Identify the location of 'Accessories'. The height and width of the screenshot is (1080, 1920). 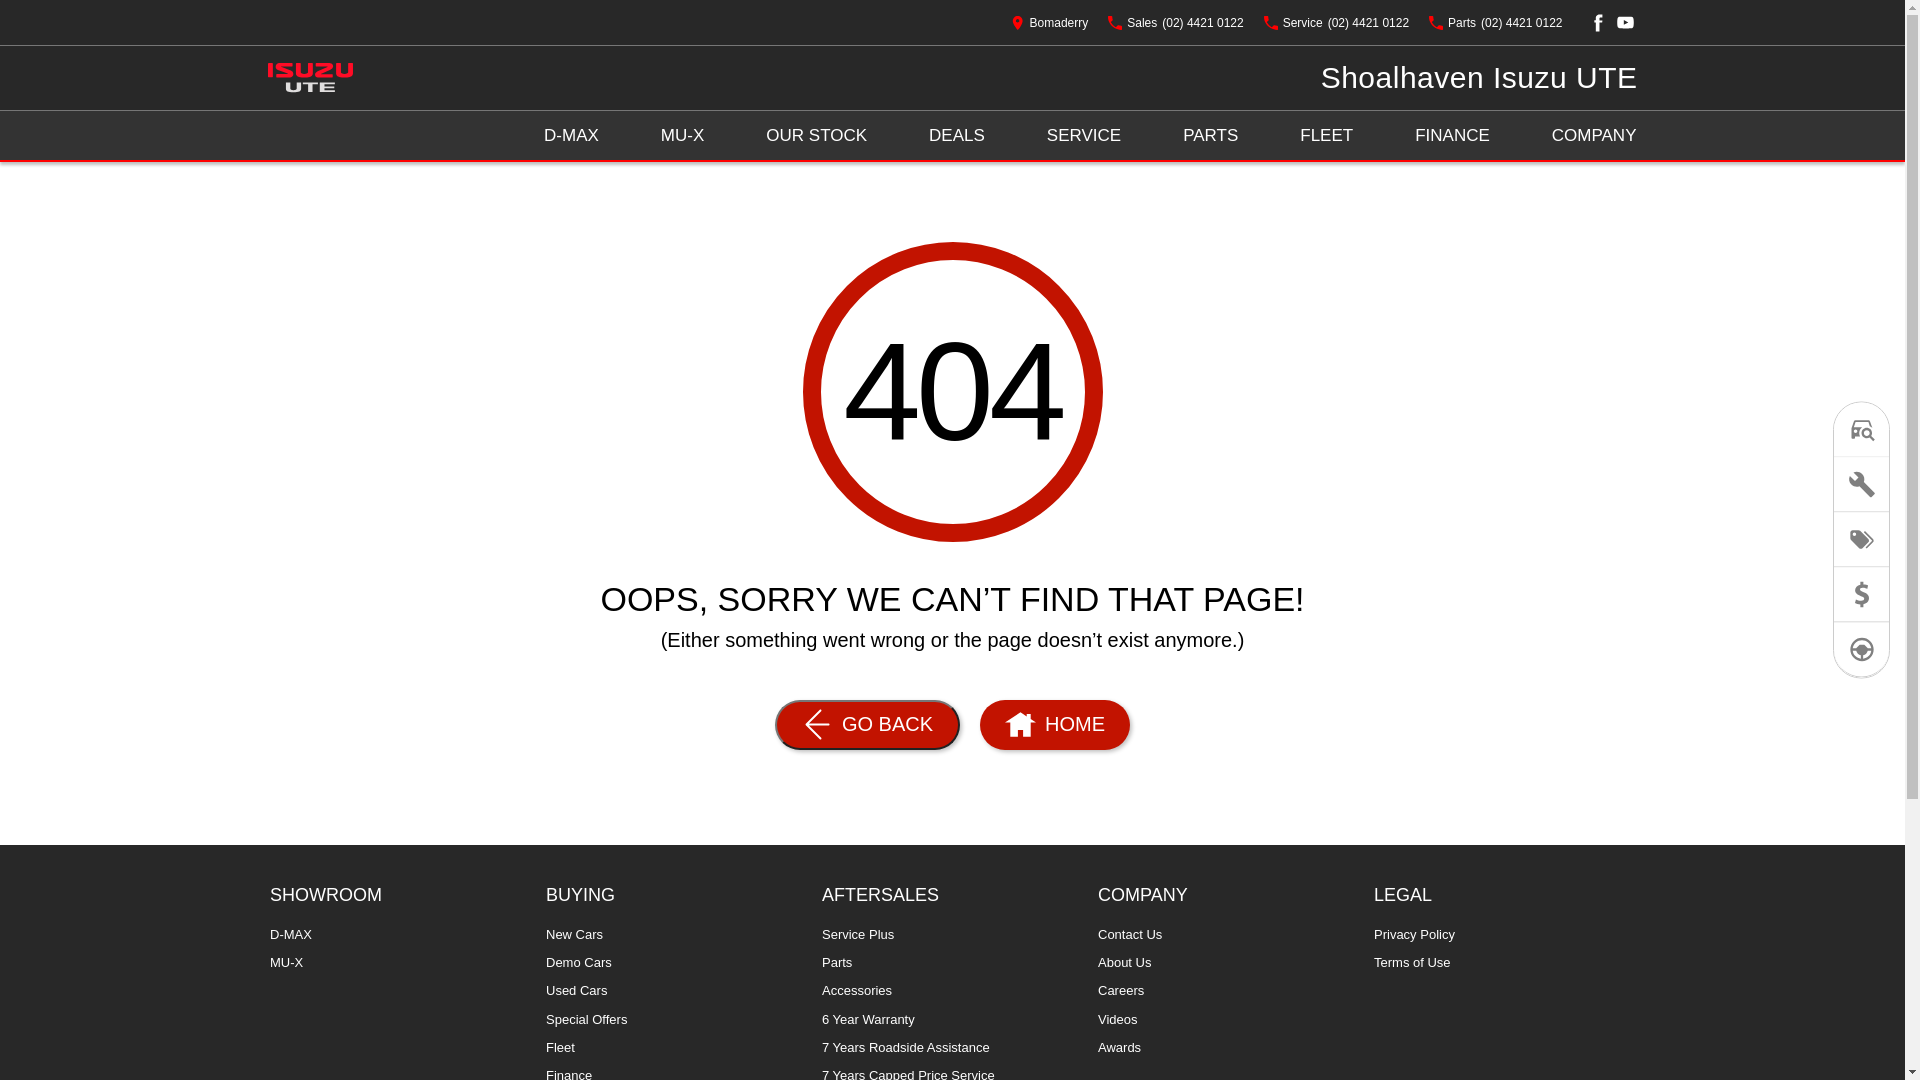
(857, 995).